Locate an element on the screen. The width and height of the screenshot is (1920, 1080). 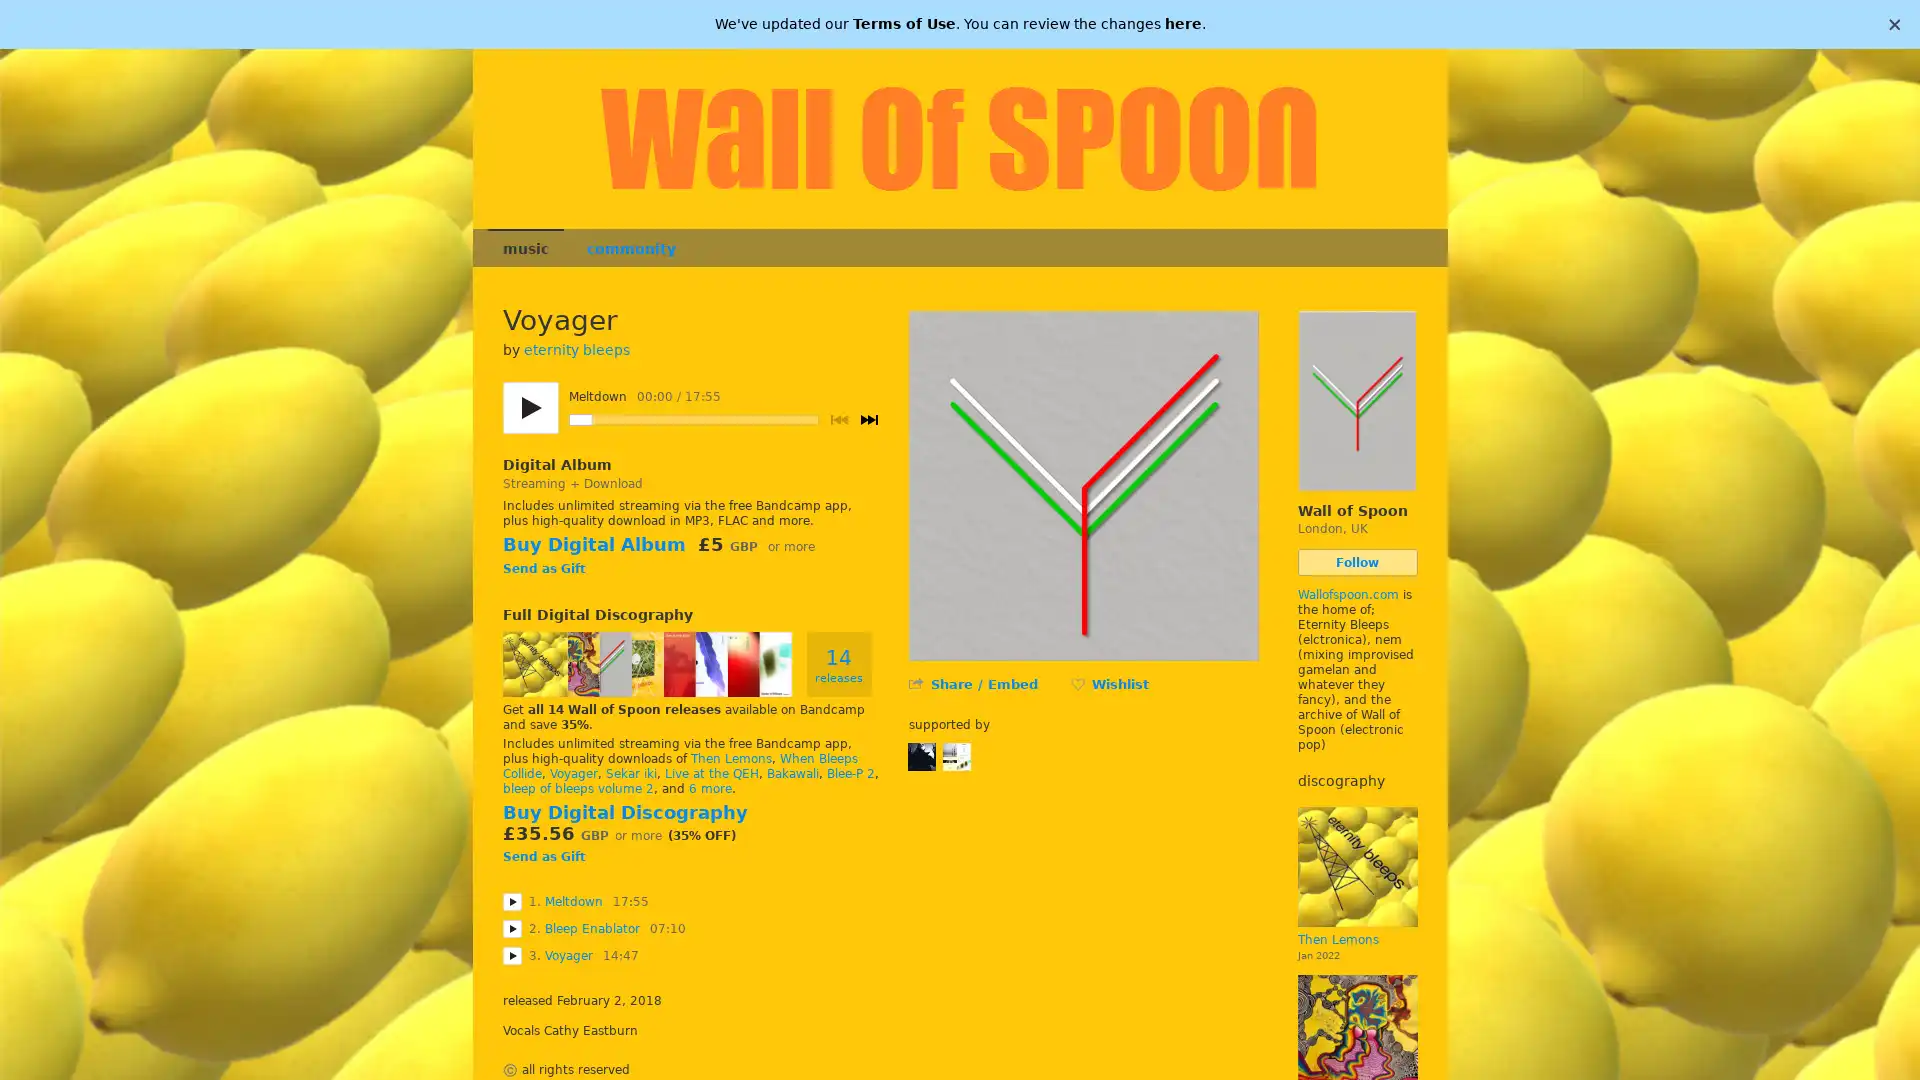
Buy Digital Album is located at coordinates (592, 544).